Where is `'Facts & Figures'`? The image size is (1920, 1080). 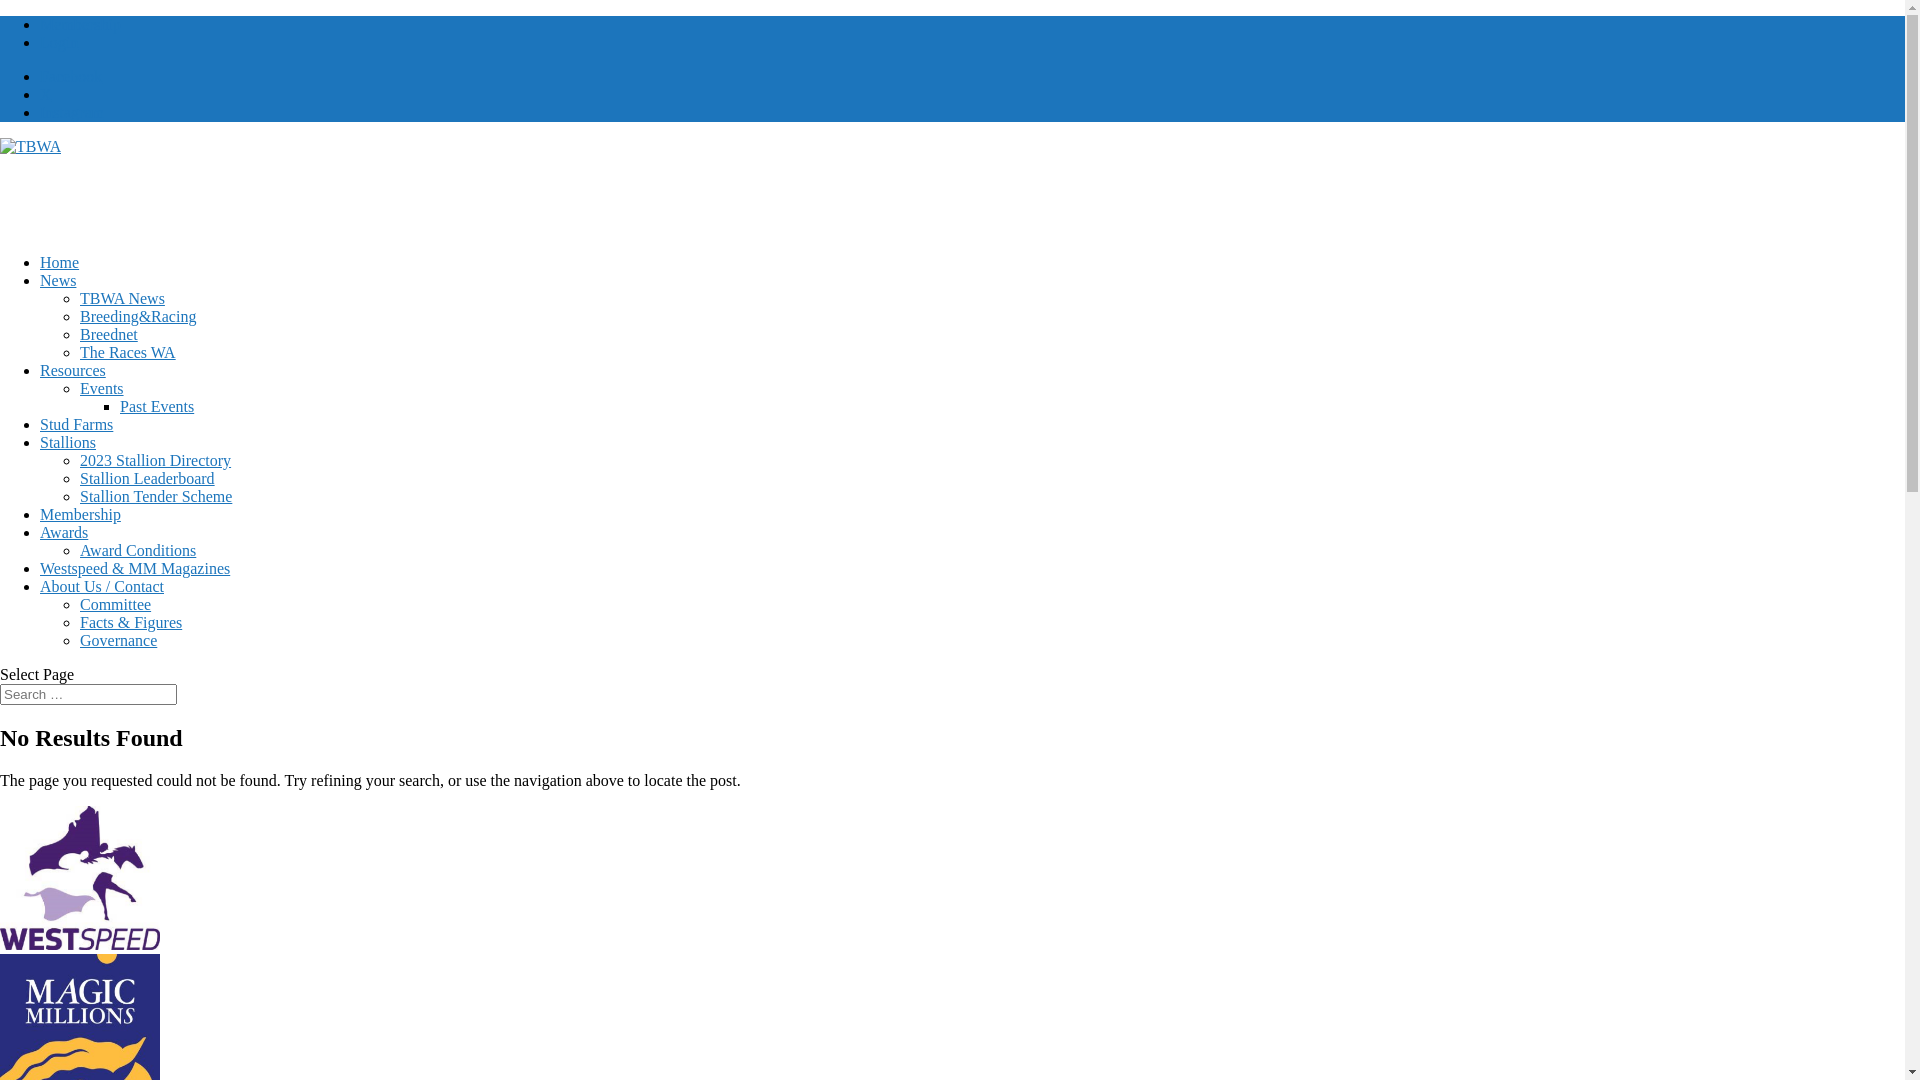
'Facts & Figures' is located at coordinates (80, 621).